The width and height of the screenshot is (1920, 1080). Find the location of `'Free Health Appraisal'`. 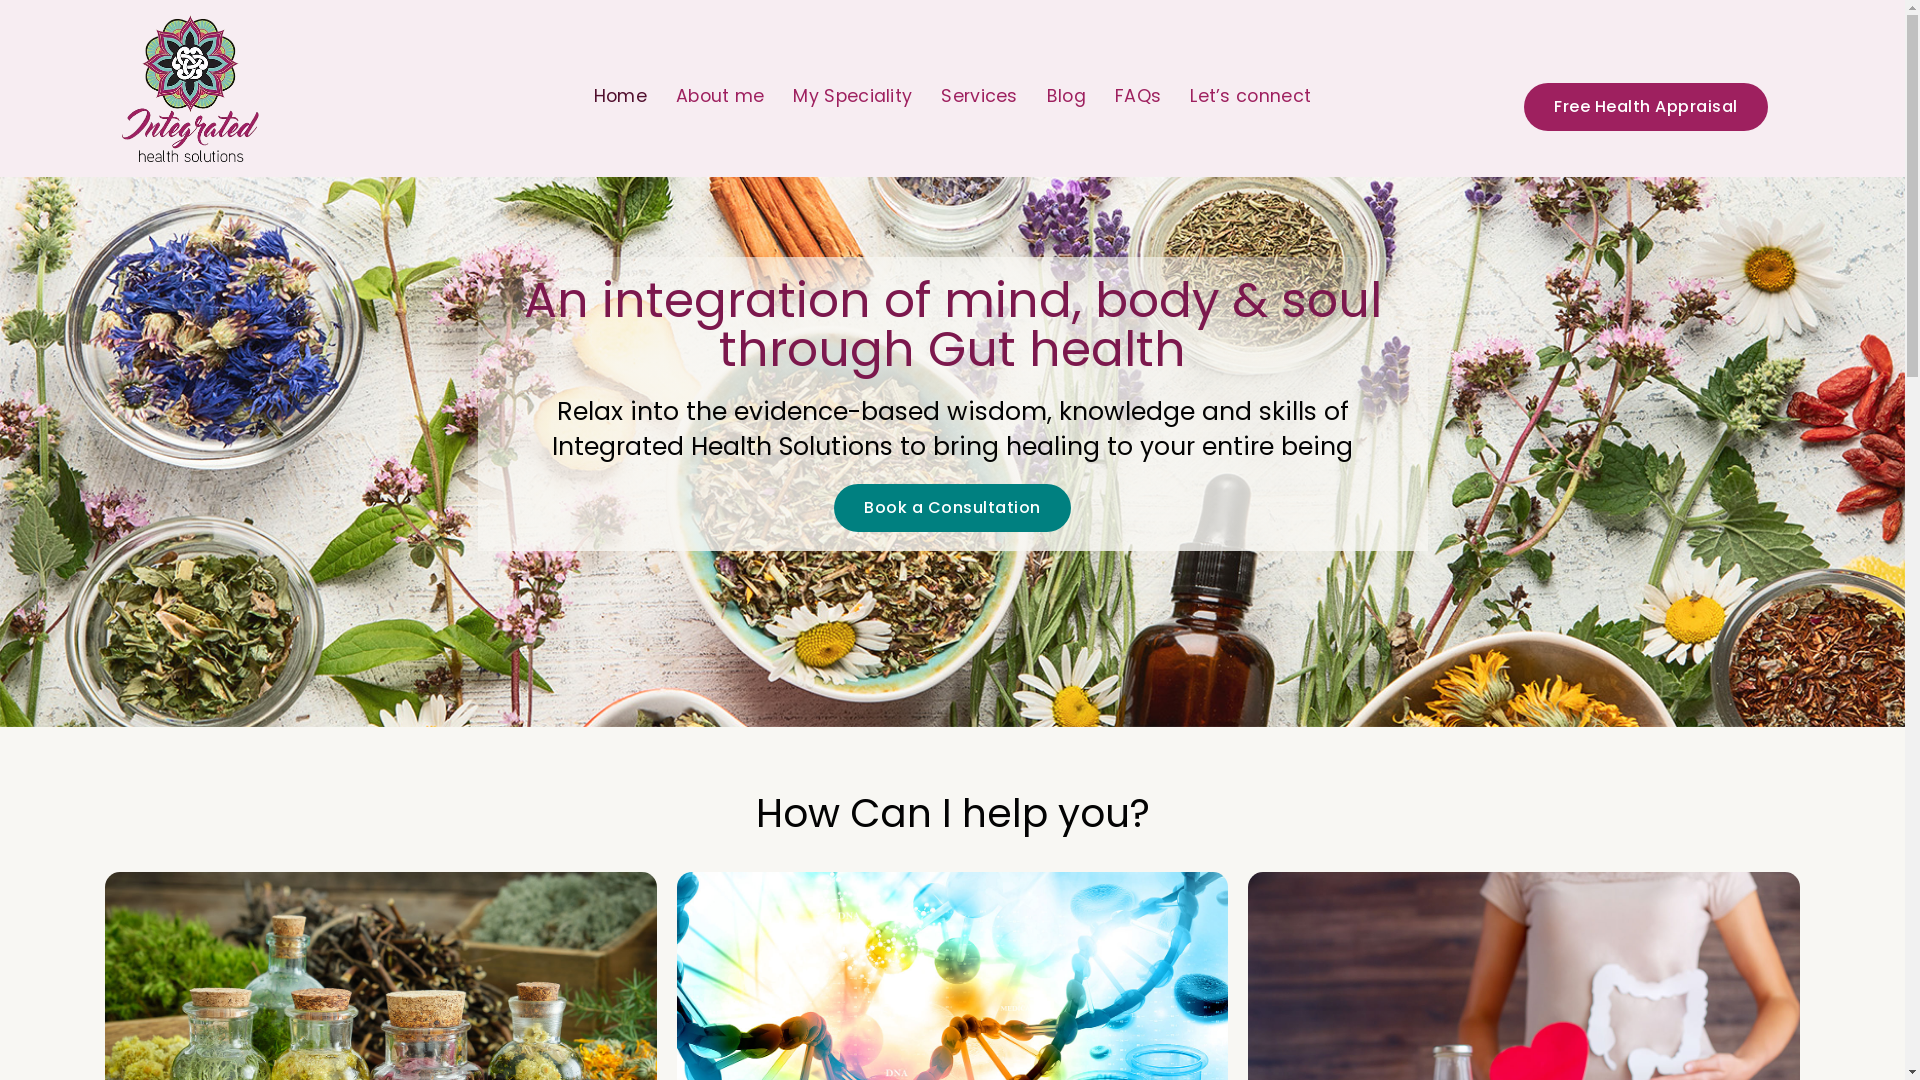

'Free Health Appraisal' is located at coordinates (1646, 107).